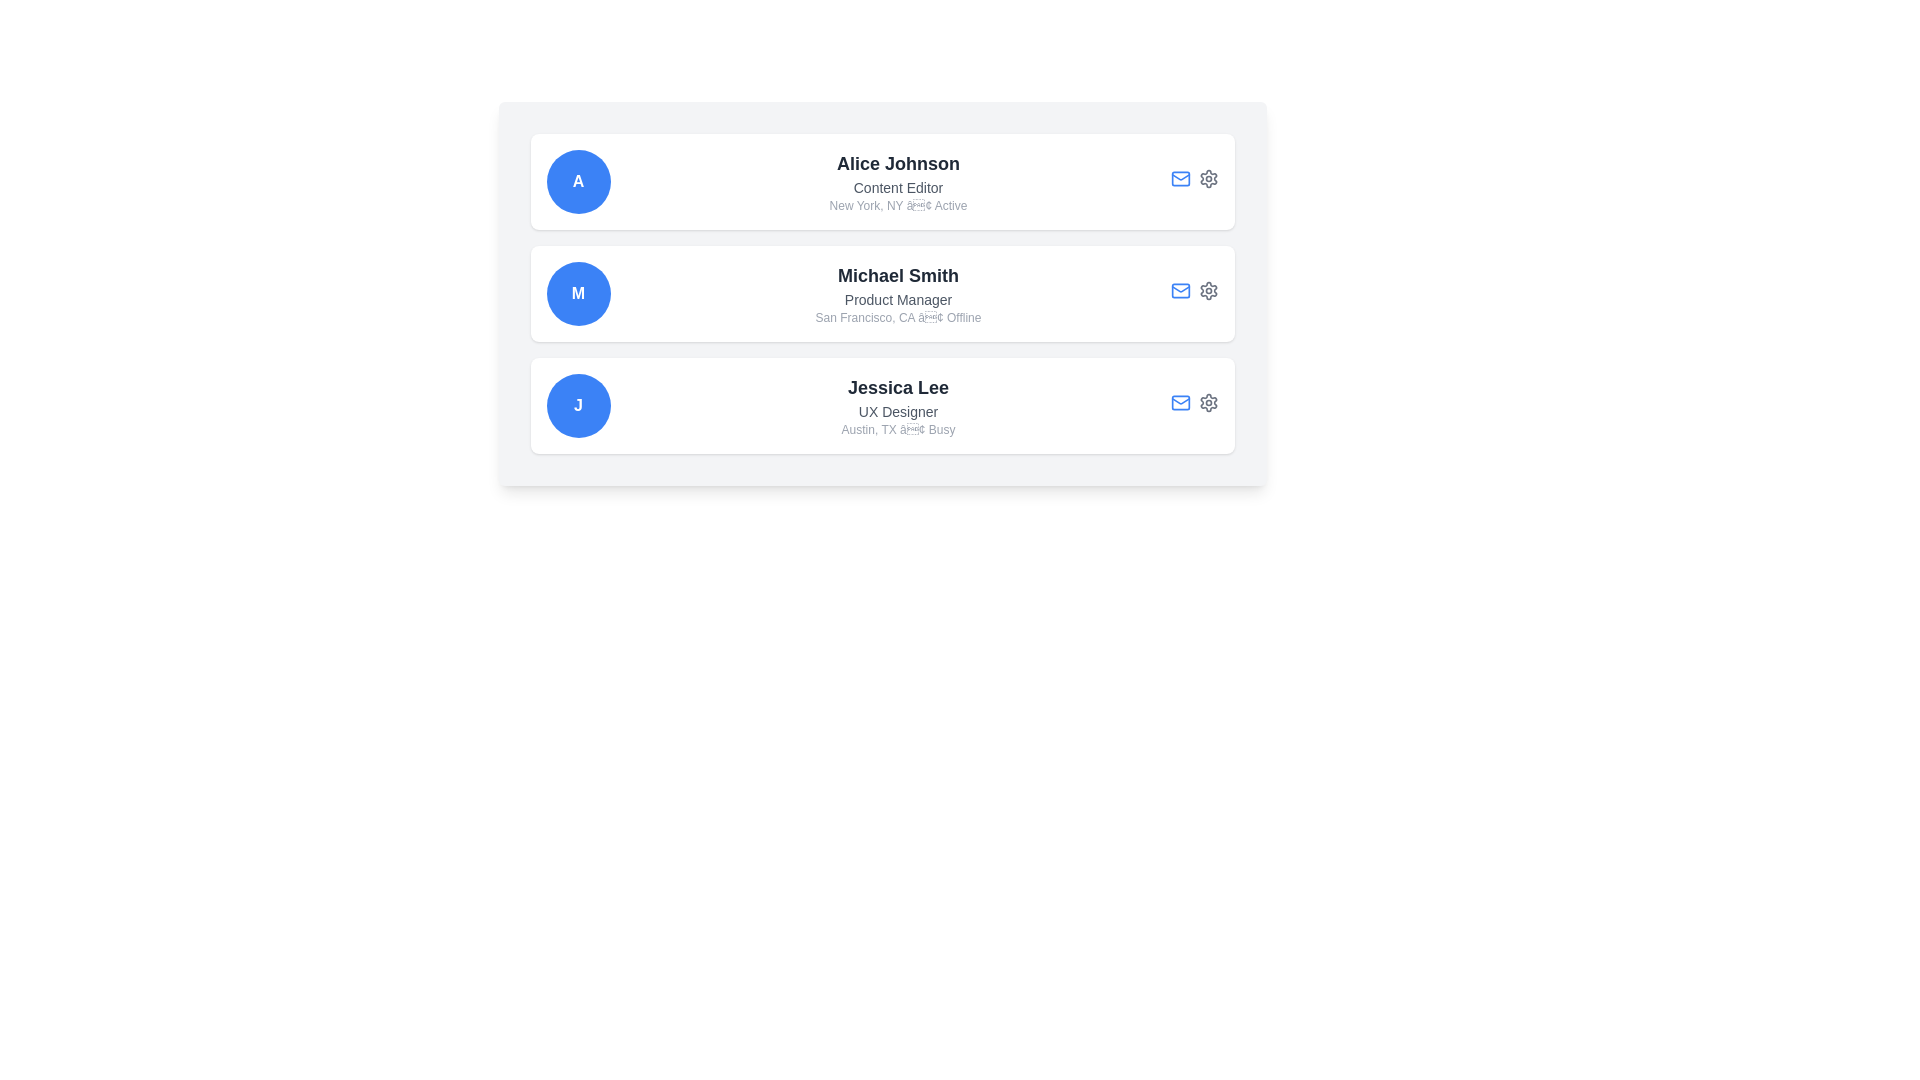 This screenshot has height=1080, width=1920. What do you see at coordinates (1180, 402) in the screenshot?
I see `the rectangular shape that forms part of the mail icon, which is located on the right side of the user information row in a list-style interface` at bounding box center [1180, 402].